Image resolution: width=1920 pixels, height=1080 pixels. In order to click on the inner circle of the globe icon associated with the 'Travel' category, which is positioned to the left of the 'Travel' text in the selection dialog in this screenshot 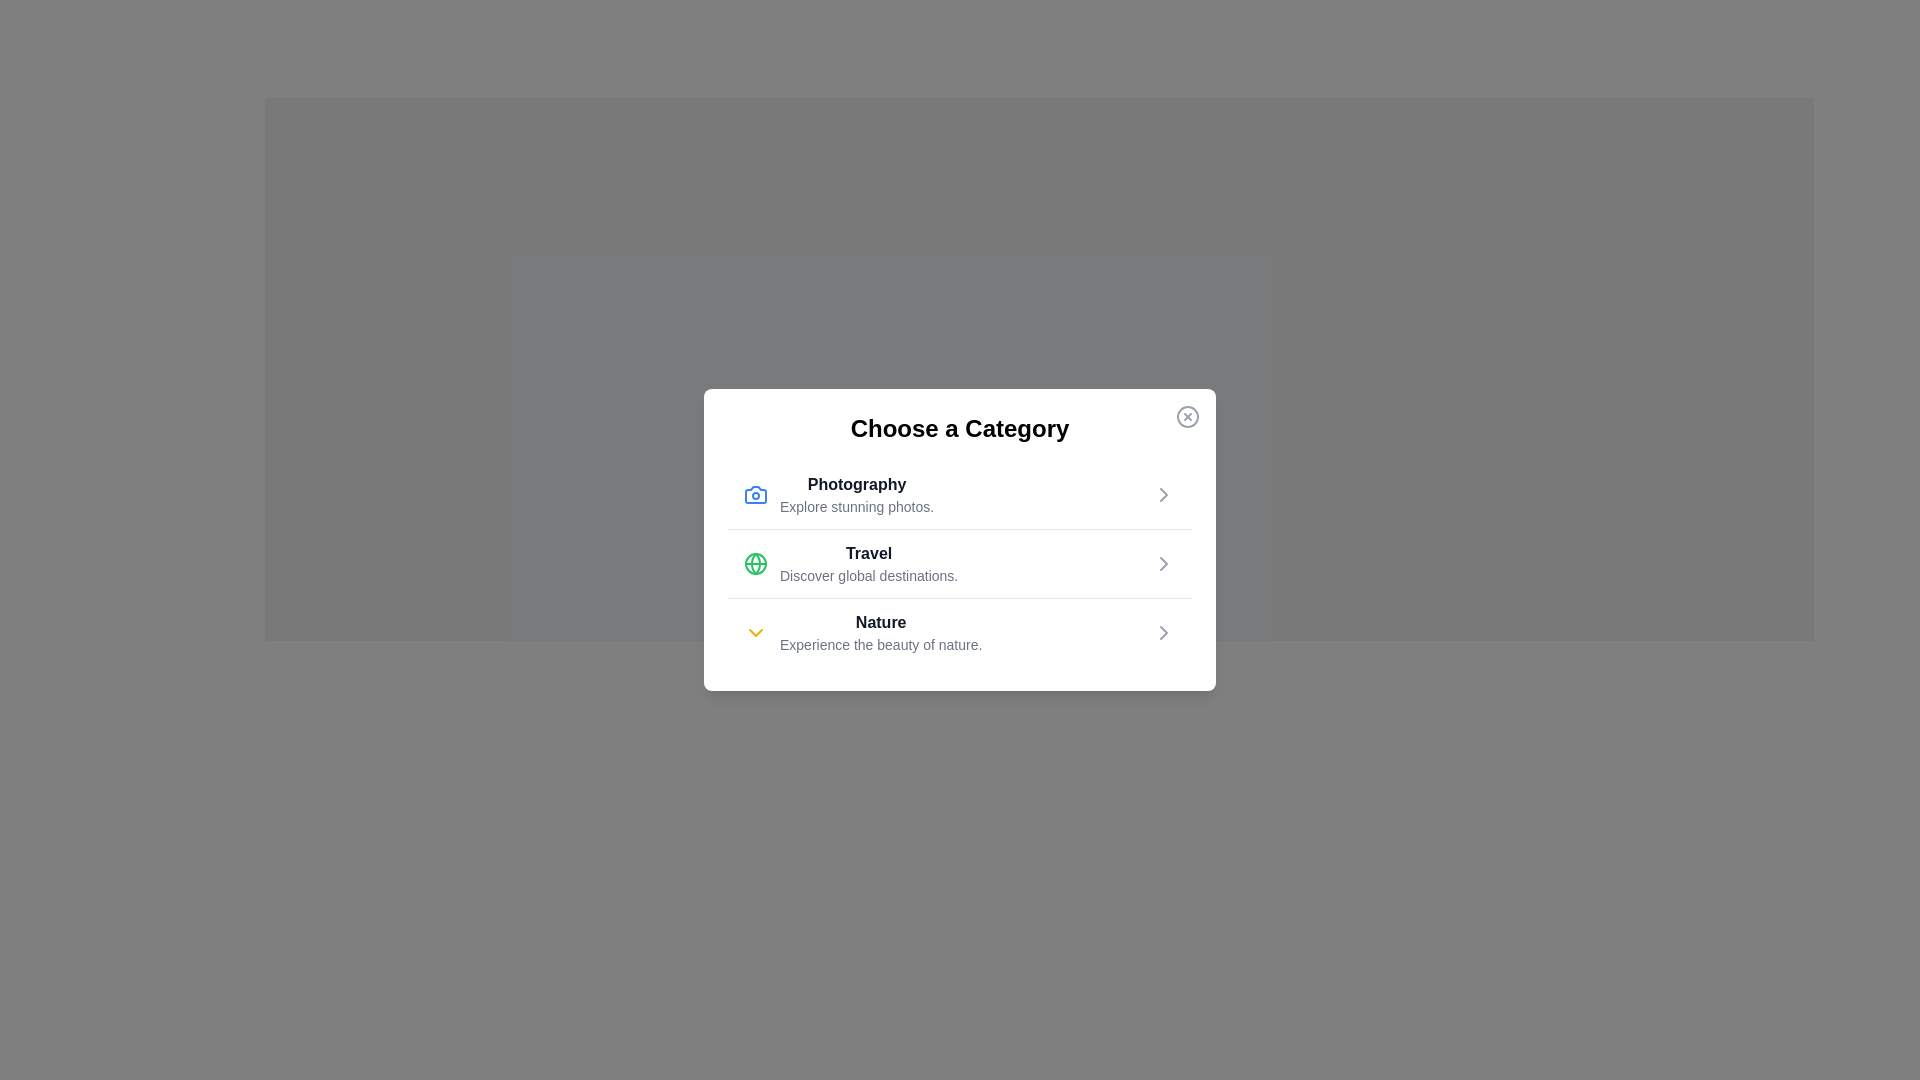, I will do `click(754, 563)`.